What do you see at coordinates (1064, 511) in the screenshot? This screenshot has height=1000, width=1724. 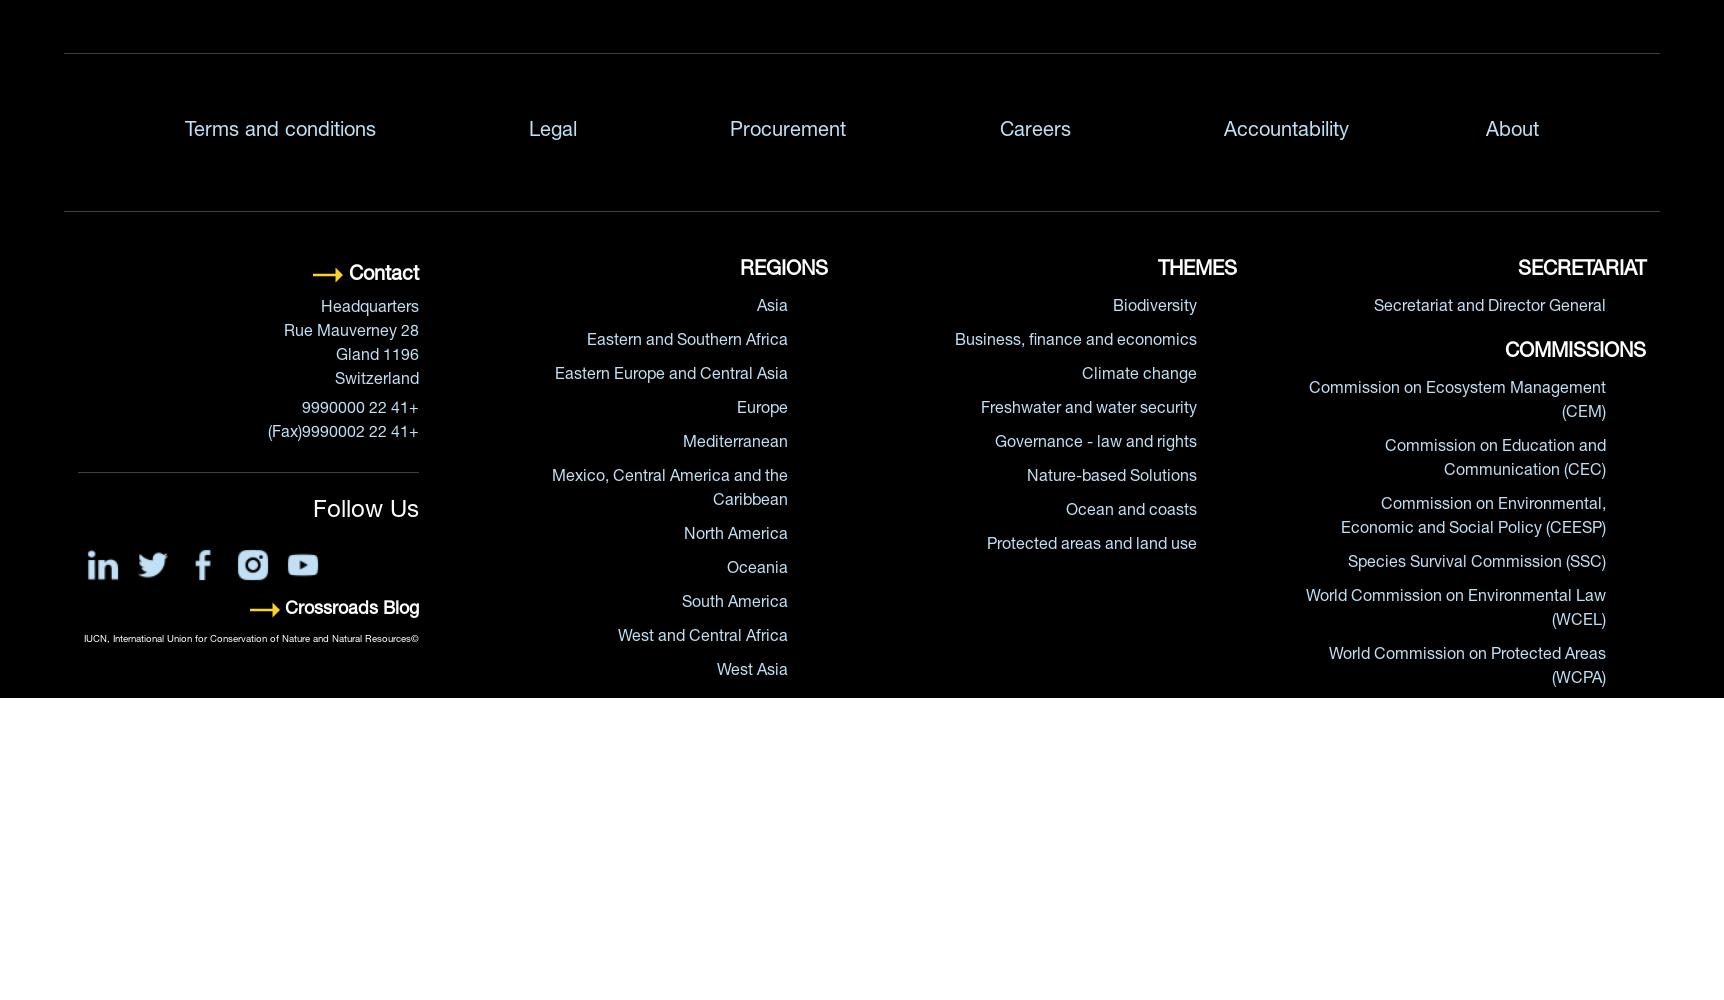 I see `'Ocean and coasts'` at bounding box center [1064, 511].